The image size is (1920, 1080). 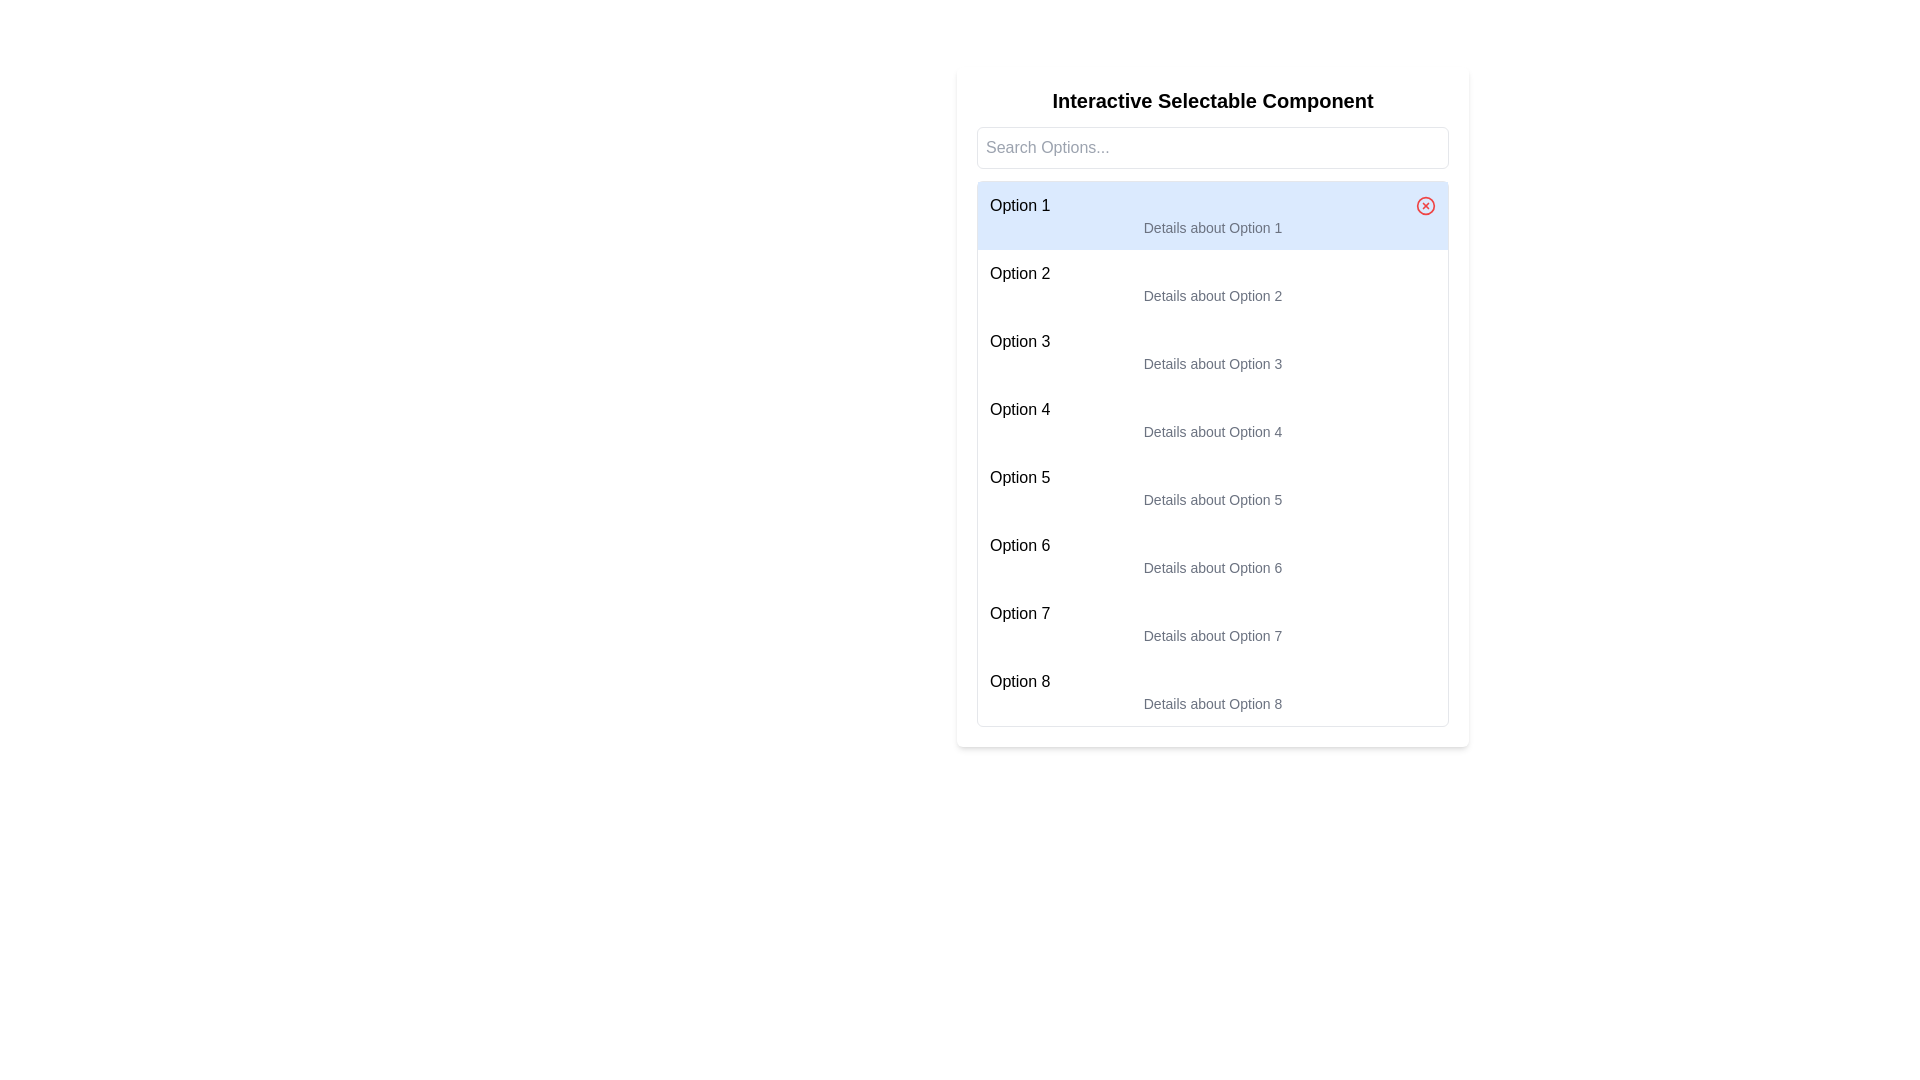 What do you see at coordinates (1212, 636) in the screenshot?
I see `the text label displaying 'Details about Option 7', which is styled in gray and positioned below the main label 'Option 7' in the selectable list item` at bounding box center [1212, 636].